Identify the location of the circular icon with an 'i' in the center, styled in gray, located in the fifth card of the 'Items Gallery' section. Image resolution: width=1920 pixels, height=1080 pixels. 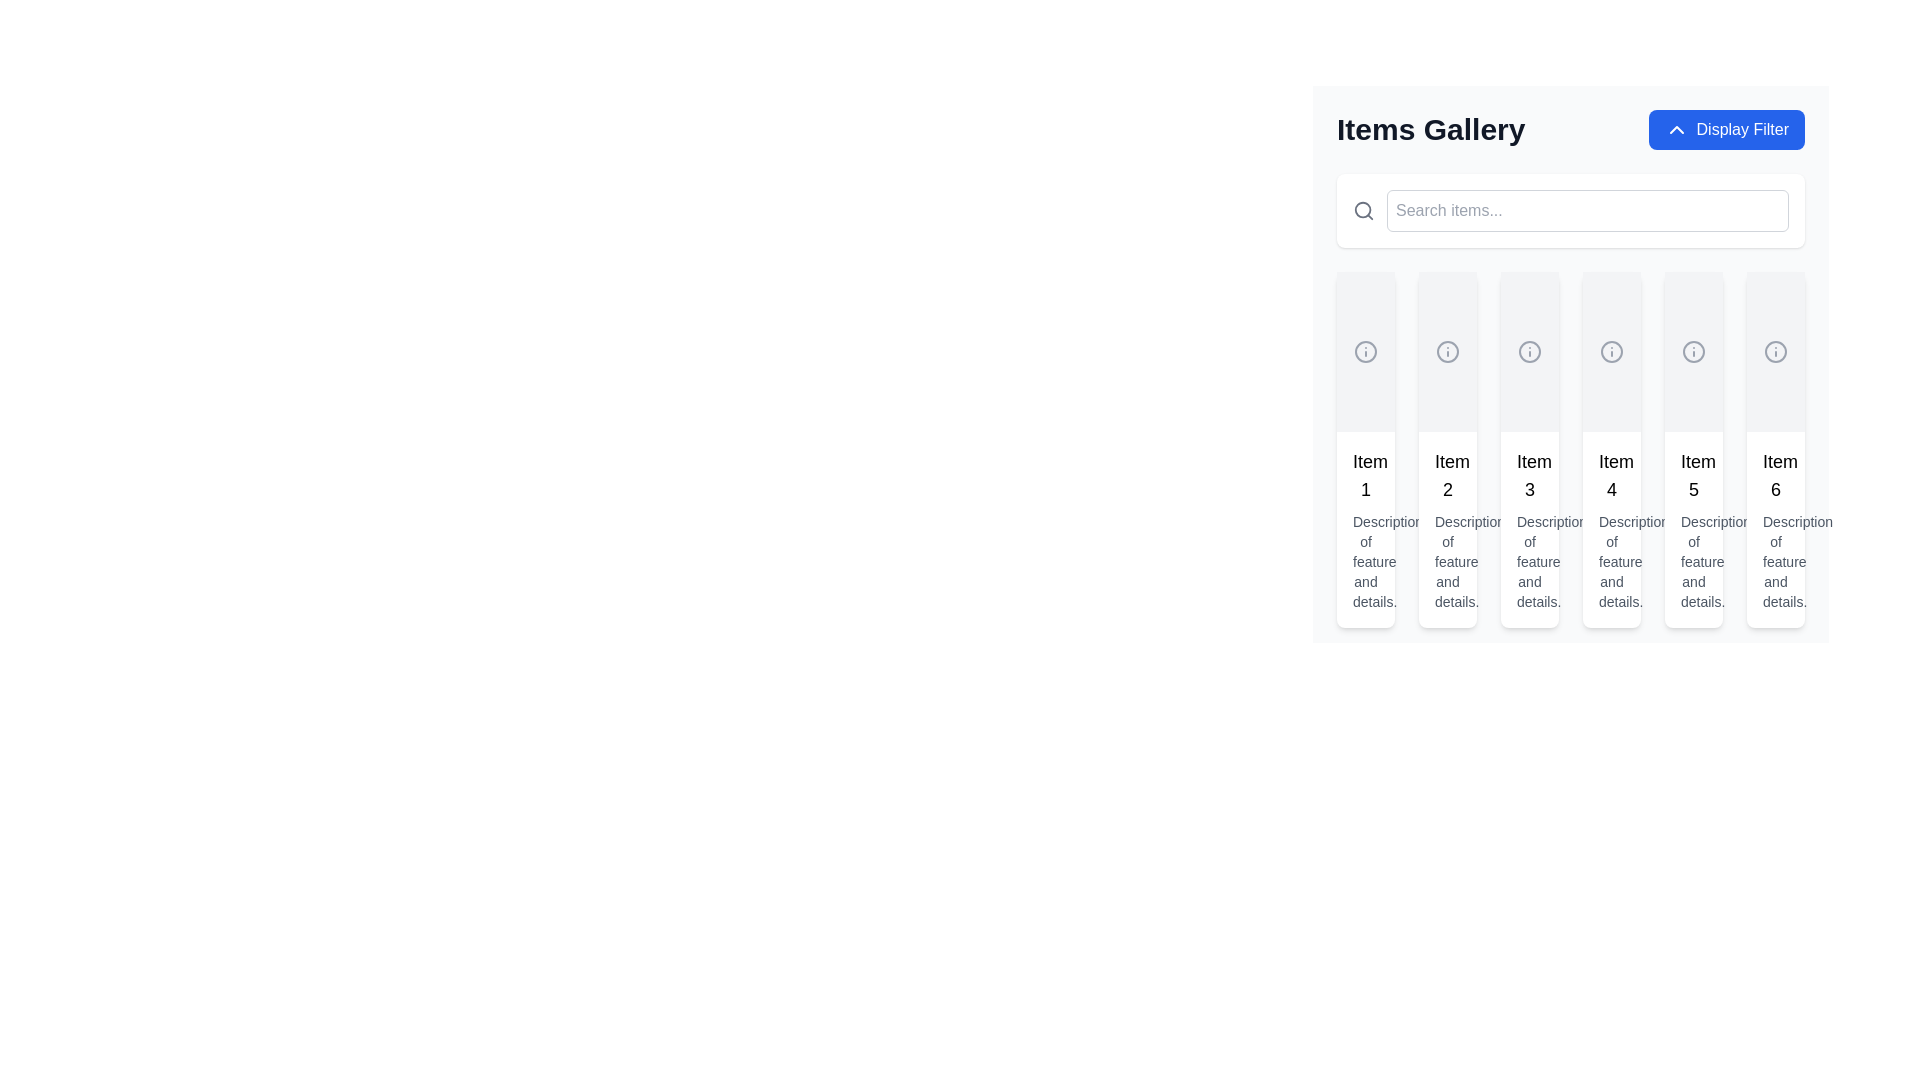
(1693, 350).